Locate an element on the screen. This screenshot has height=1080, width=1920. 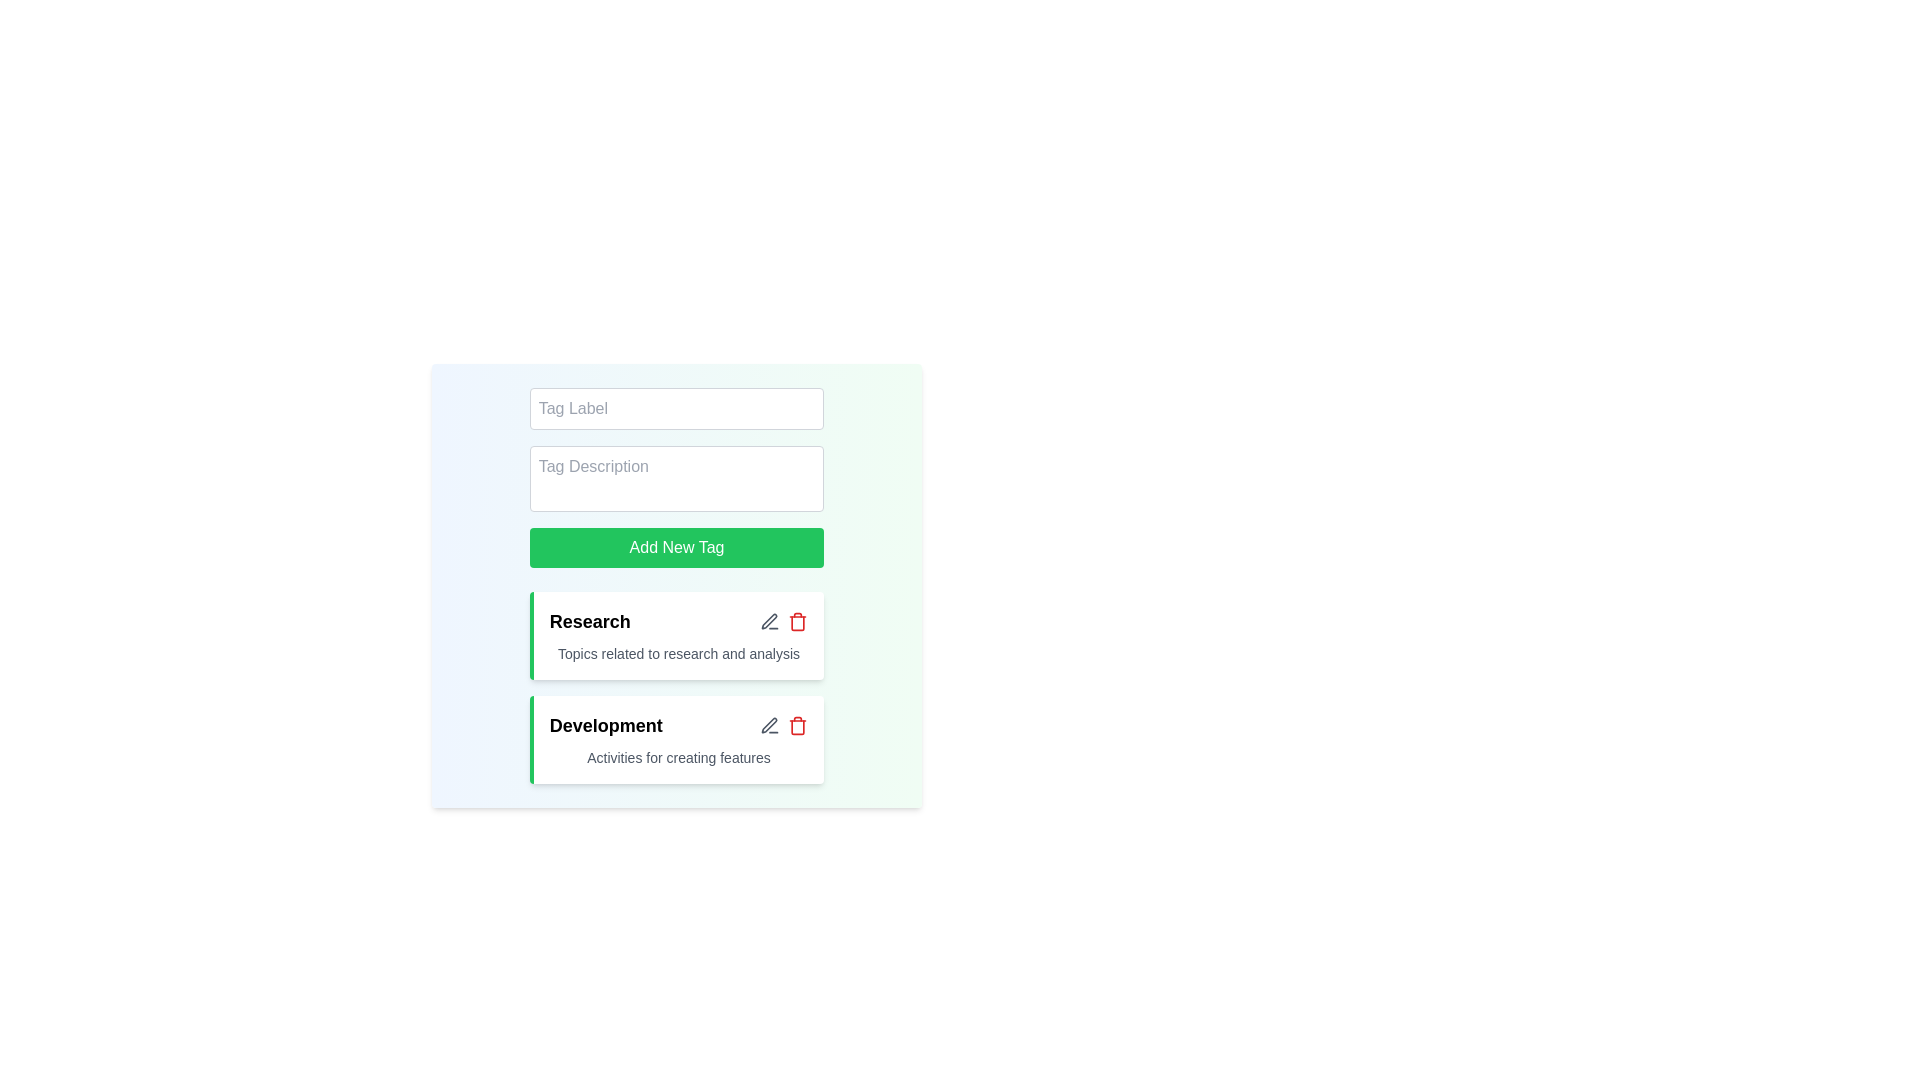
the drawing symbol icon resembling a slanted pencil, which is located on the right side of the 'Development' row, next to a red trash-can symbol is located at coordinates (768, 620).